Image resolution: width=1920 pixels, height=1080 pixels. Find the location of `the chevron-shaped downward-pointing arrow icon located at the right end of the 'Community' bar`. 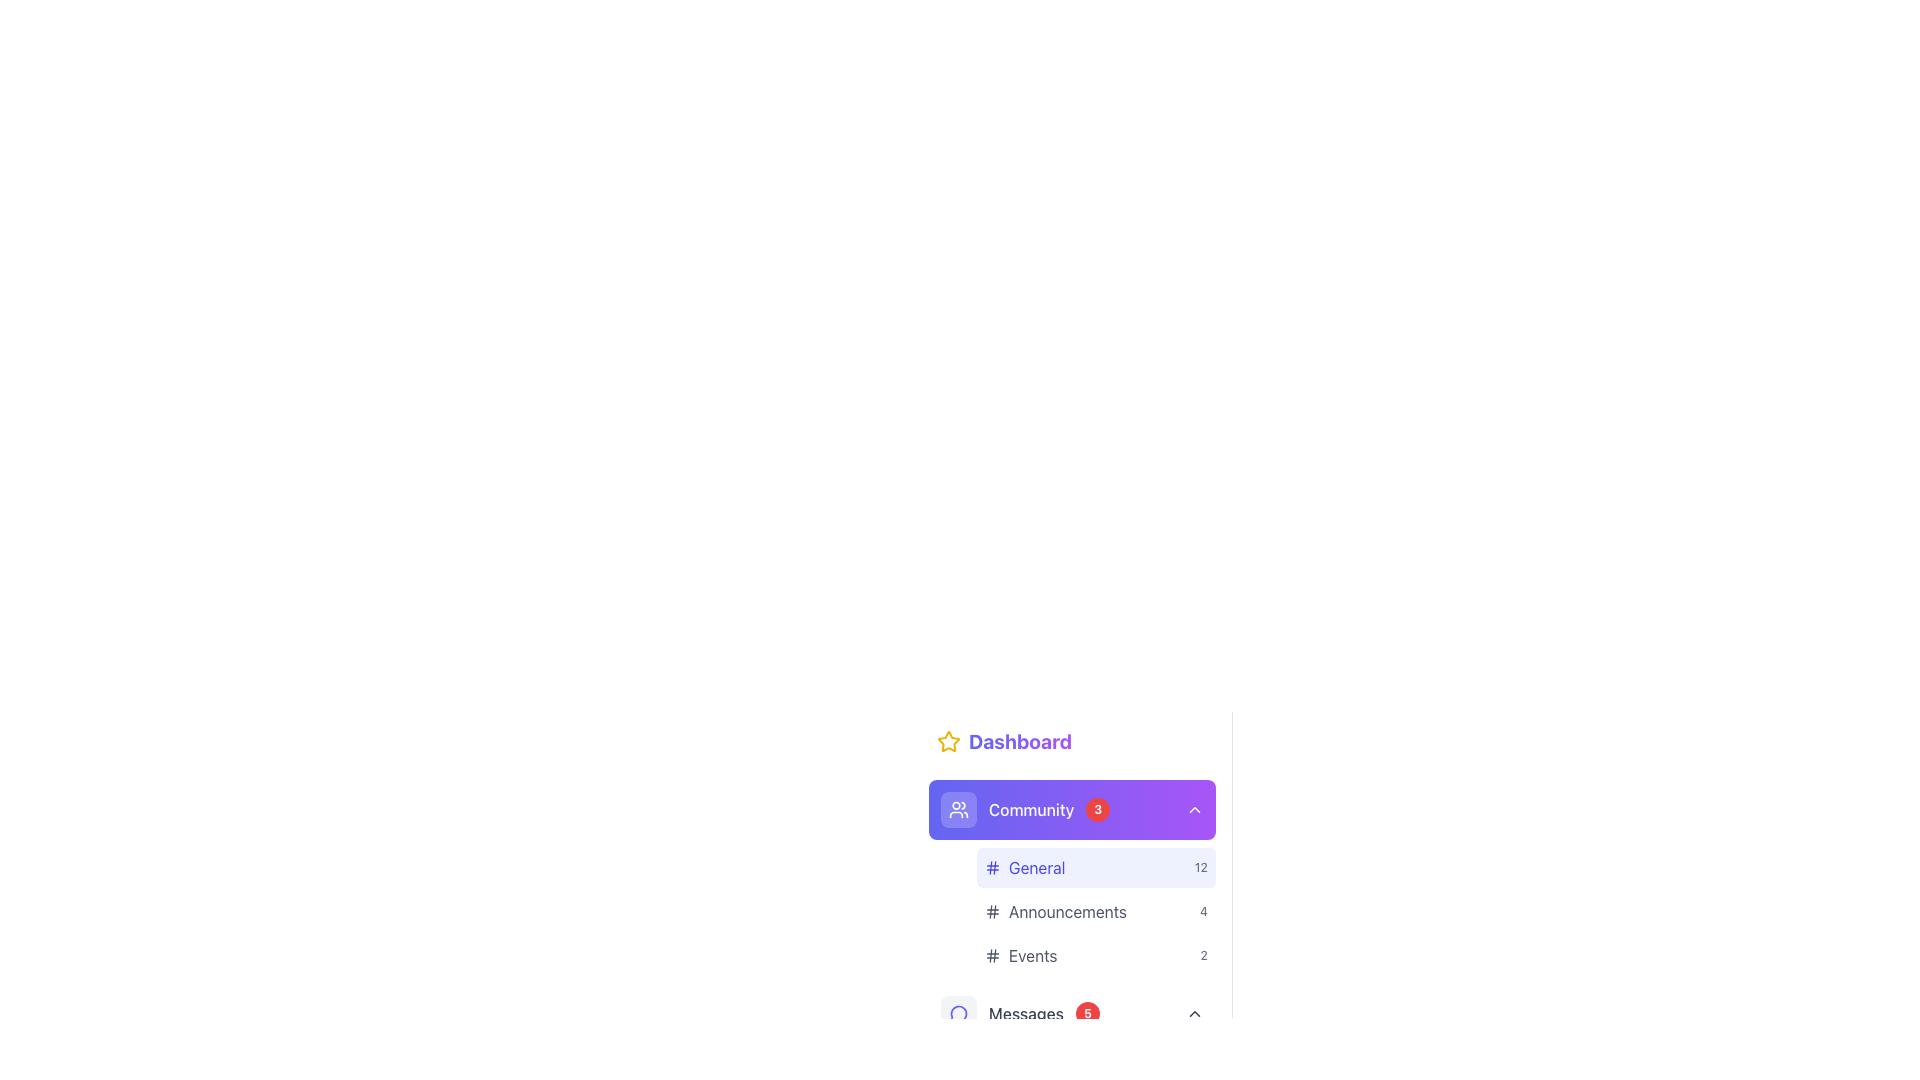

the chevron-shaped downward-pointing arrow icon located at the right end of the 'Community' bar is located at coordinates (1195, 810).